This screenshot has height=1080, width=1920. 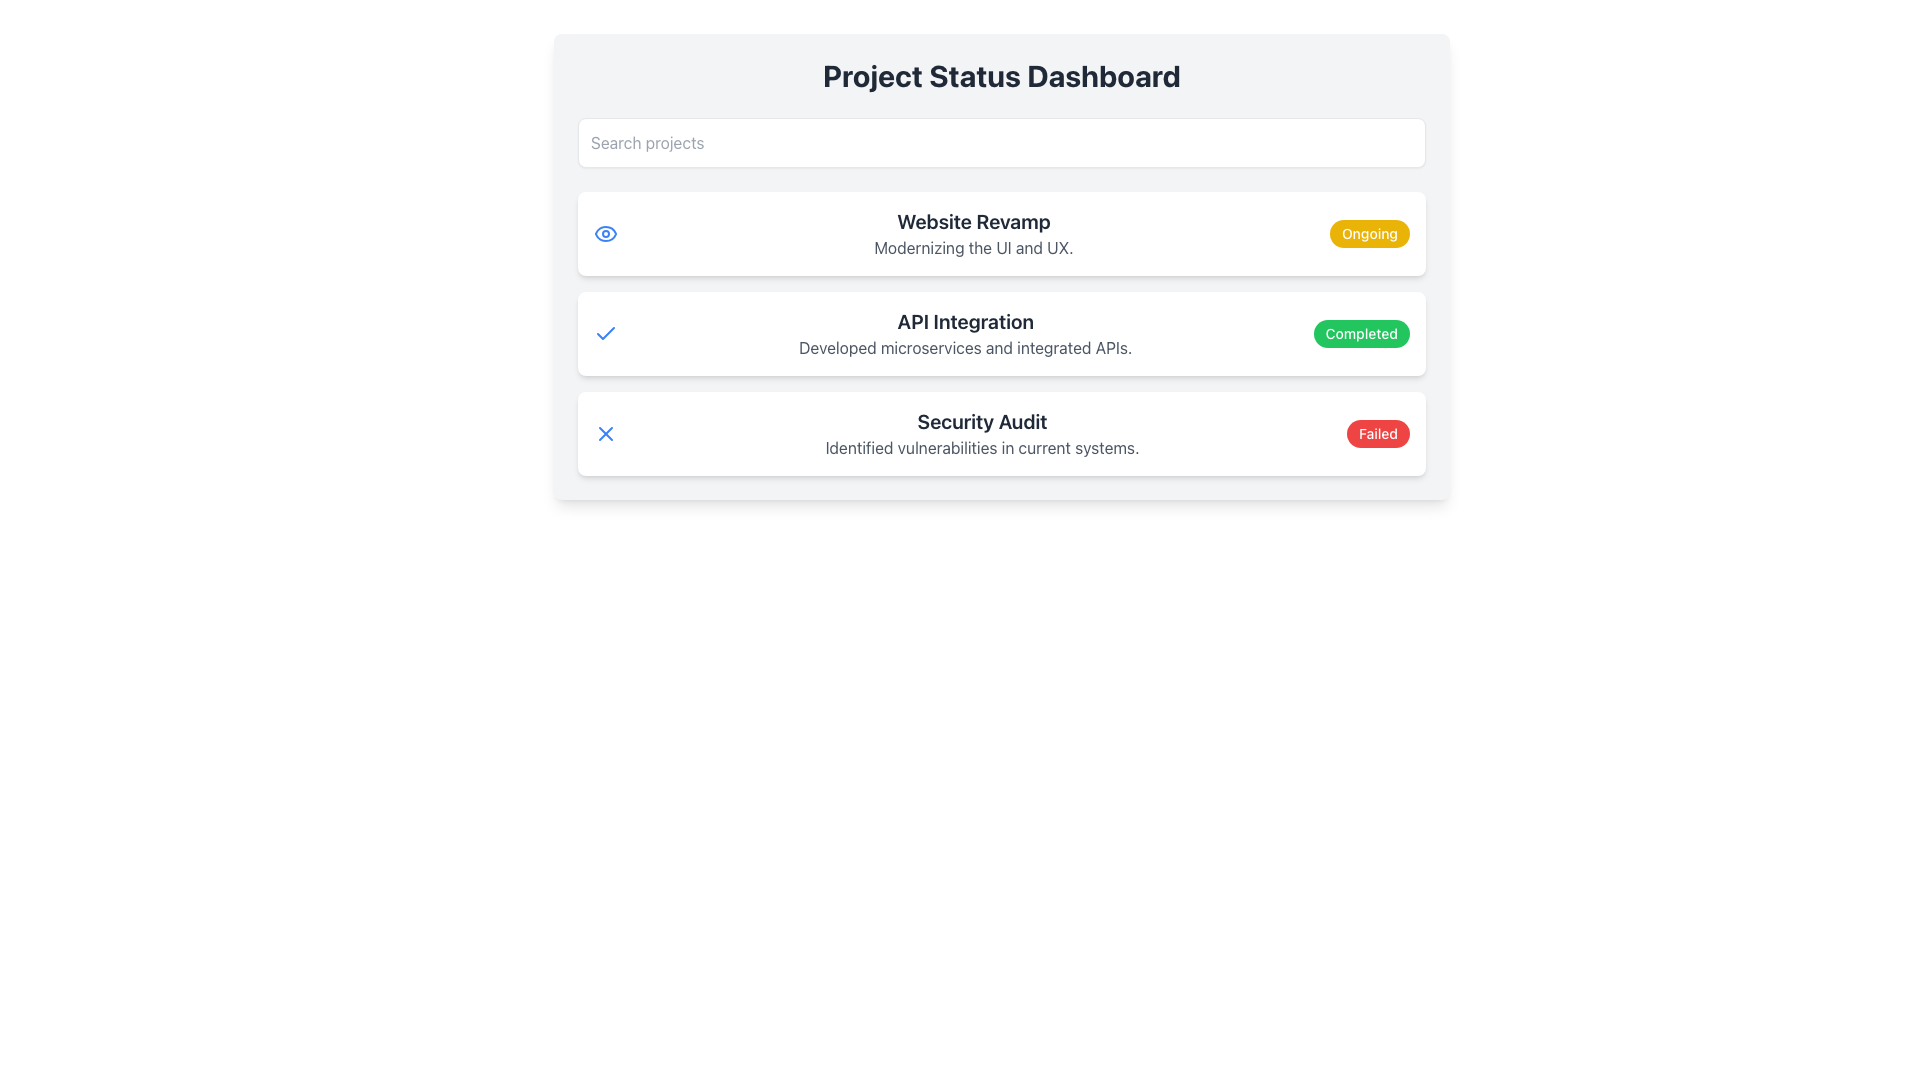 What do you see at coordinates (1002, 141) in the screenshot?
I see `the search input box located beneath the 'Project Status Dashboard' title` at bounding box center [1002, 141].